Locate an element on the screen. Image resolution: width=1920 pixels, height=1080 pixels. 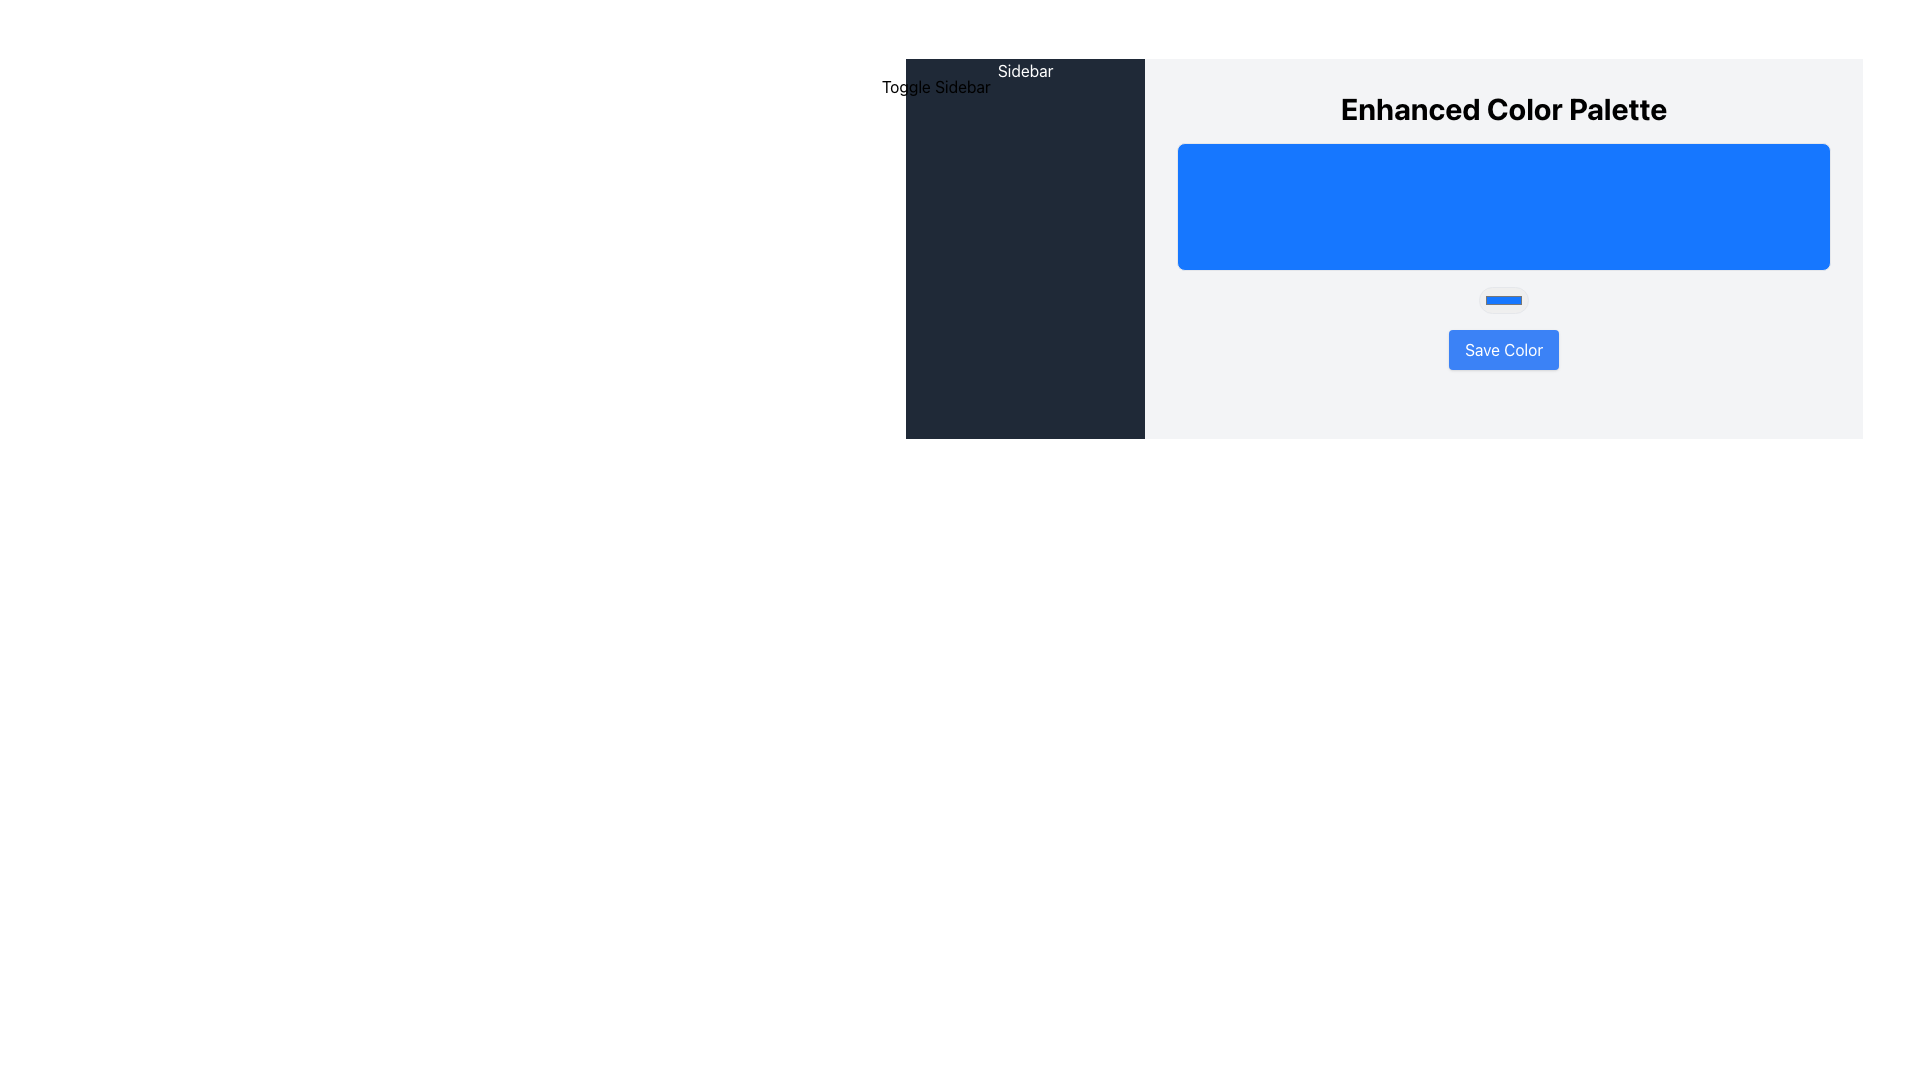
the color picker button, which is a small circular UI component with a blue fill and gray border, positioned under the color preview and above the 'Save Color' button is located at coordinates (1504, 300).